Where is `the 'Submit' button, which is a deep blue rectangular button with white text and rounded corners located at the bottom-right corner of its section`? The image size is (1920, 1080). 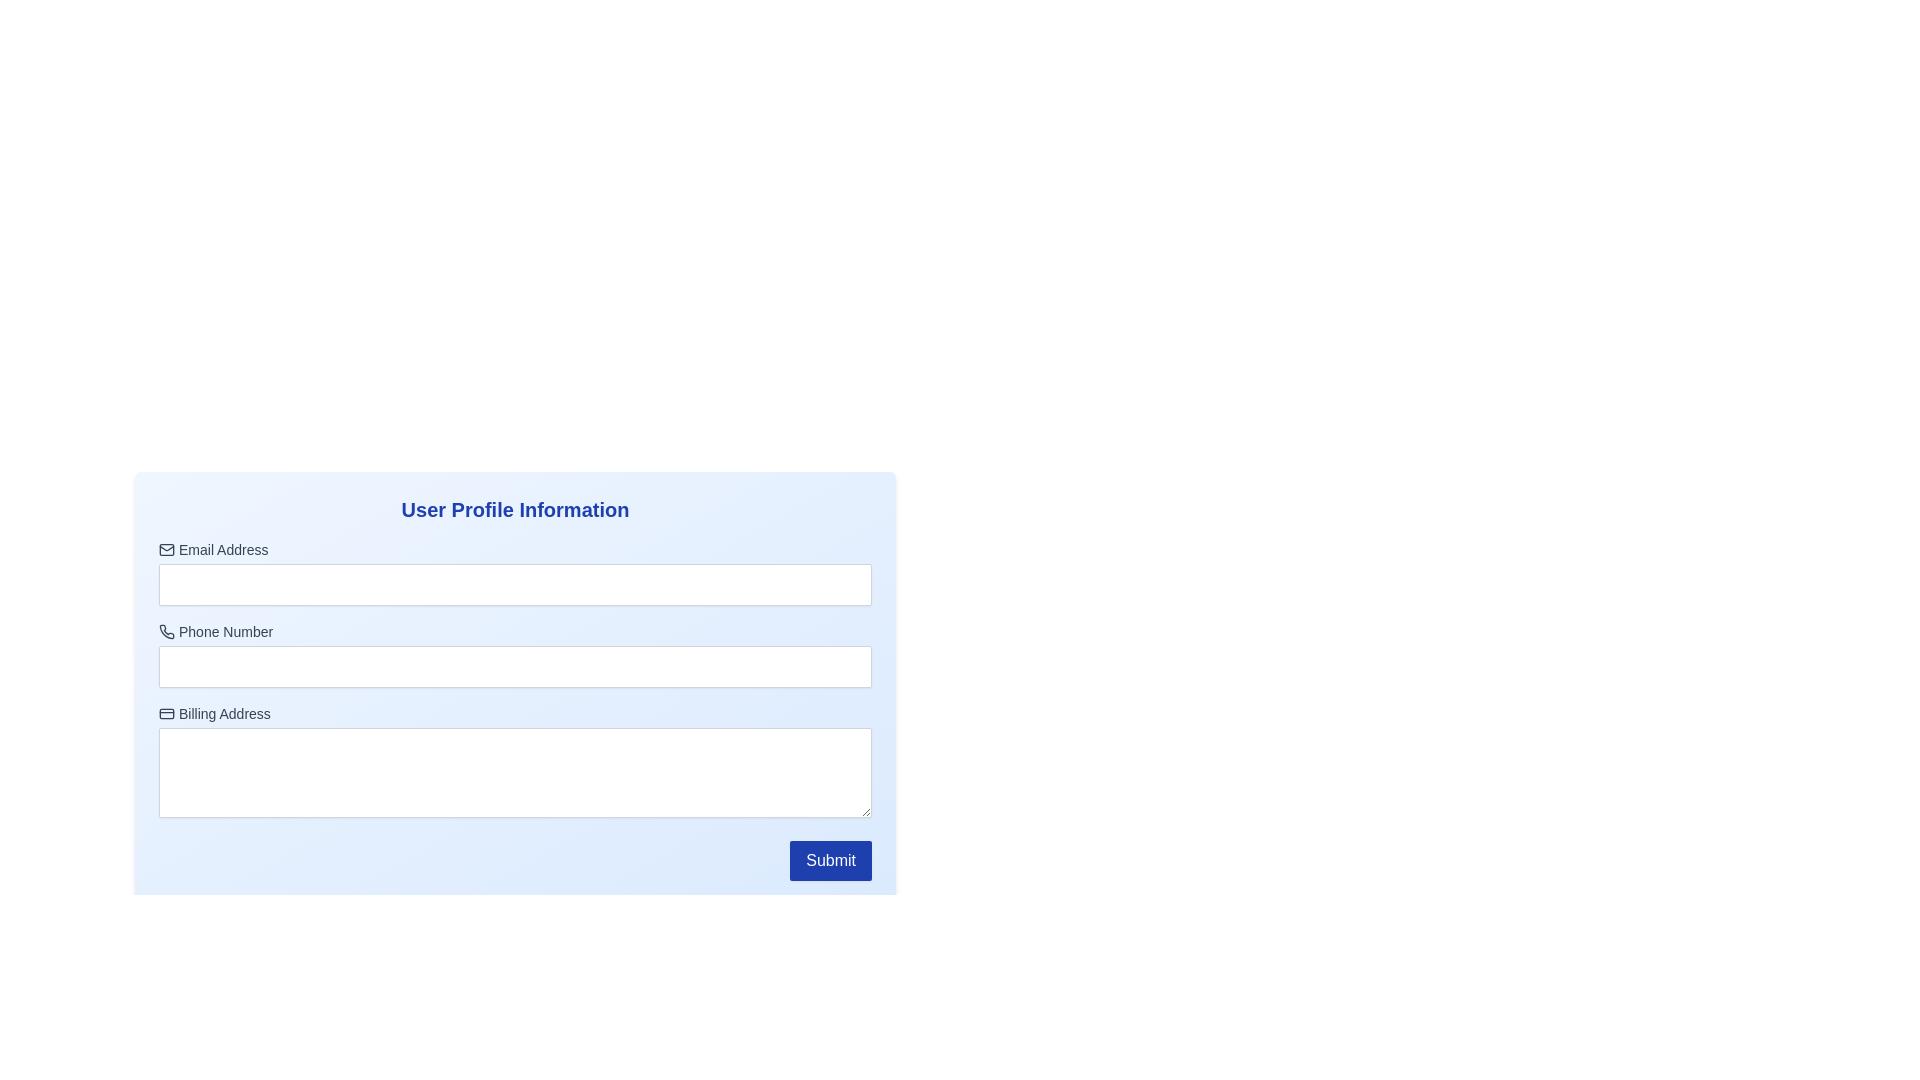 the 'Submit' button, which is a deep blue rectangular button with white text and rounded corners located at the bottom-right corner of its section is located at coordinates (831, 859).